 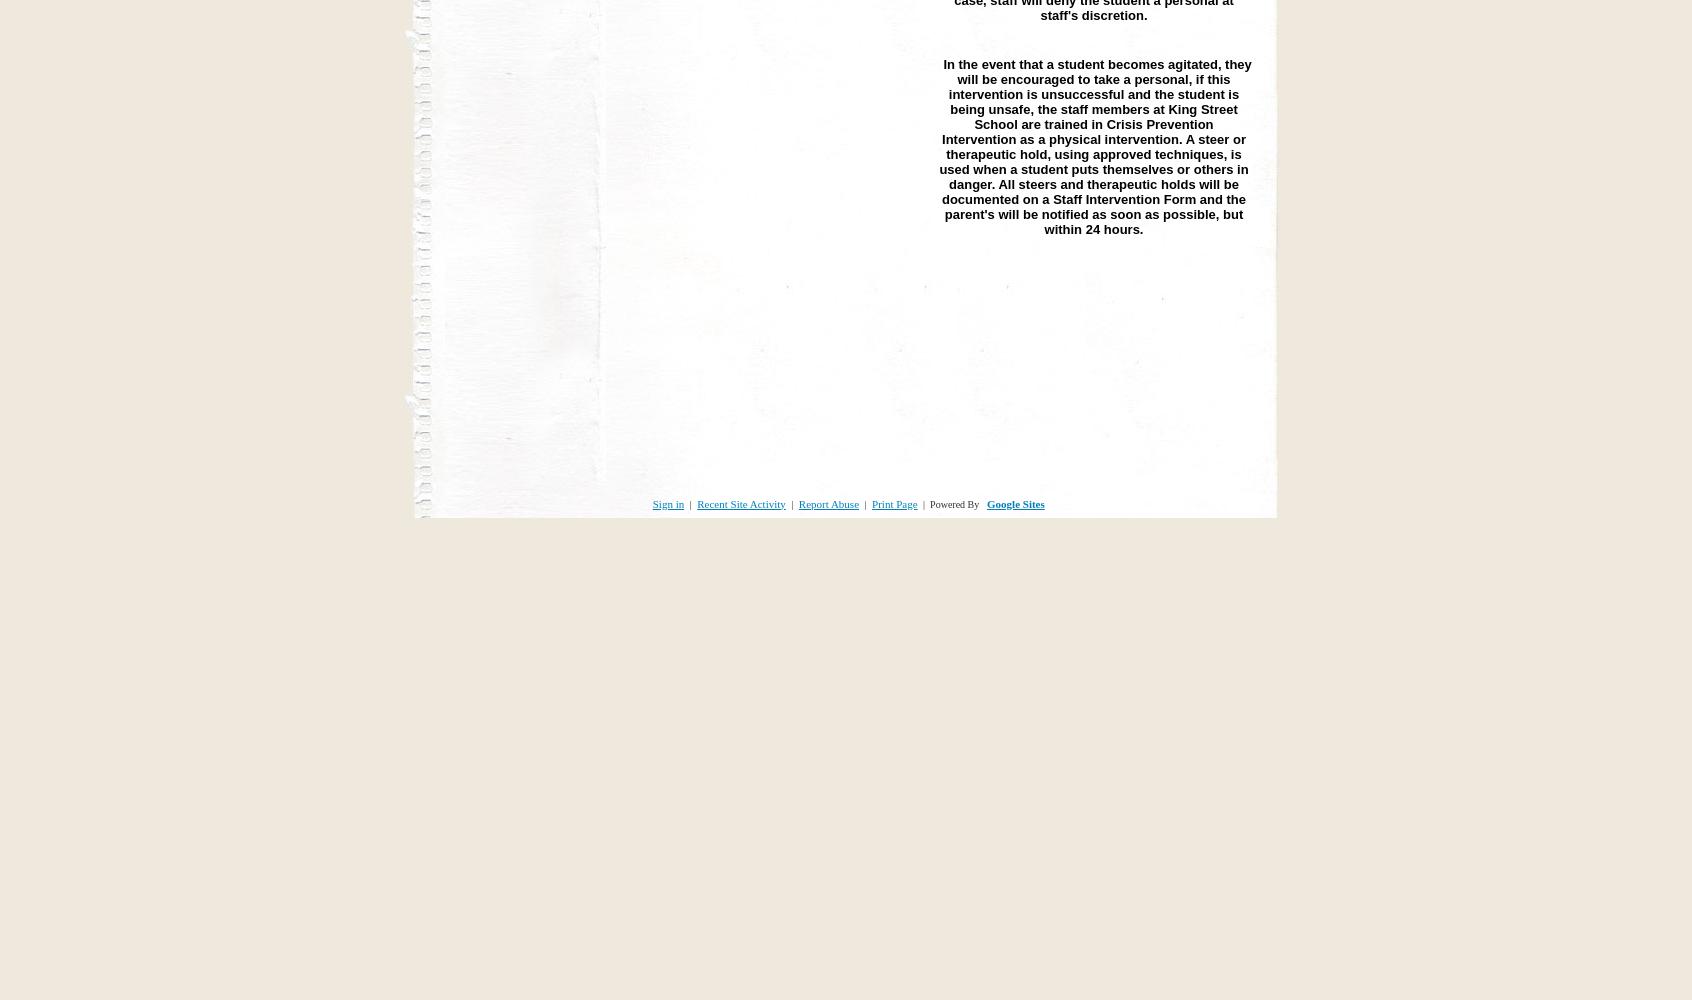 I want to click on 'Recent Site Activity', so click(x=739, y=503).